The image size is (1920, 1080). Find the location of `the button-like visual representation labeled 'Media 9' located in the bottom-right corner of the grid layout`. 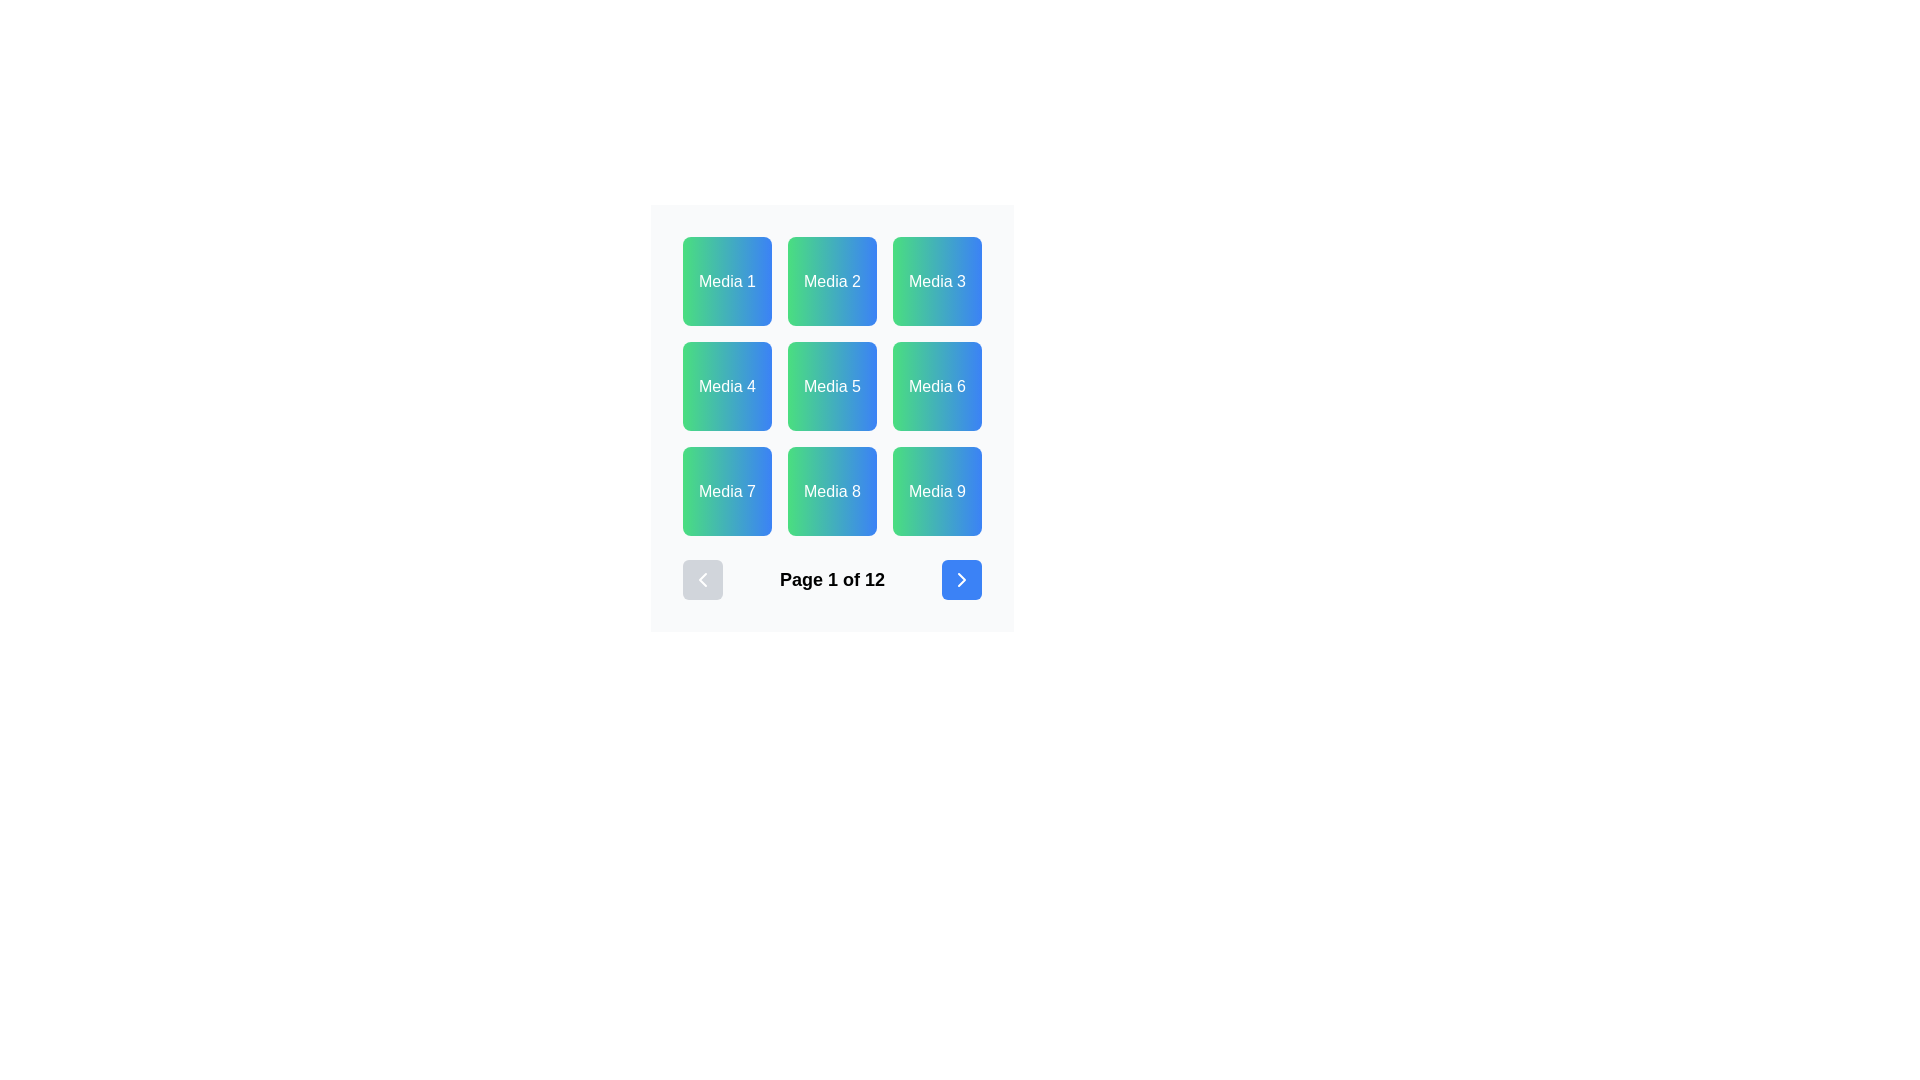

the button-like visual representation labeled 'Media 9' located in the bottom-right corner of the grid layout is located at coordinates (936, 491).